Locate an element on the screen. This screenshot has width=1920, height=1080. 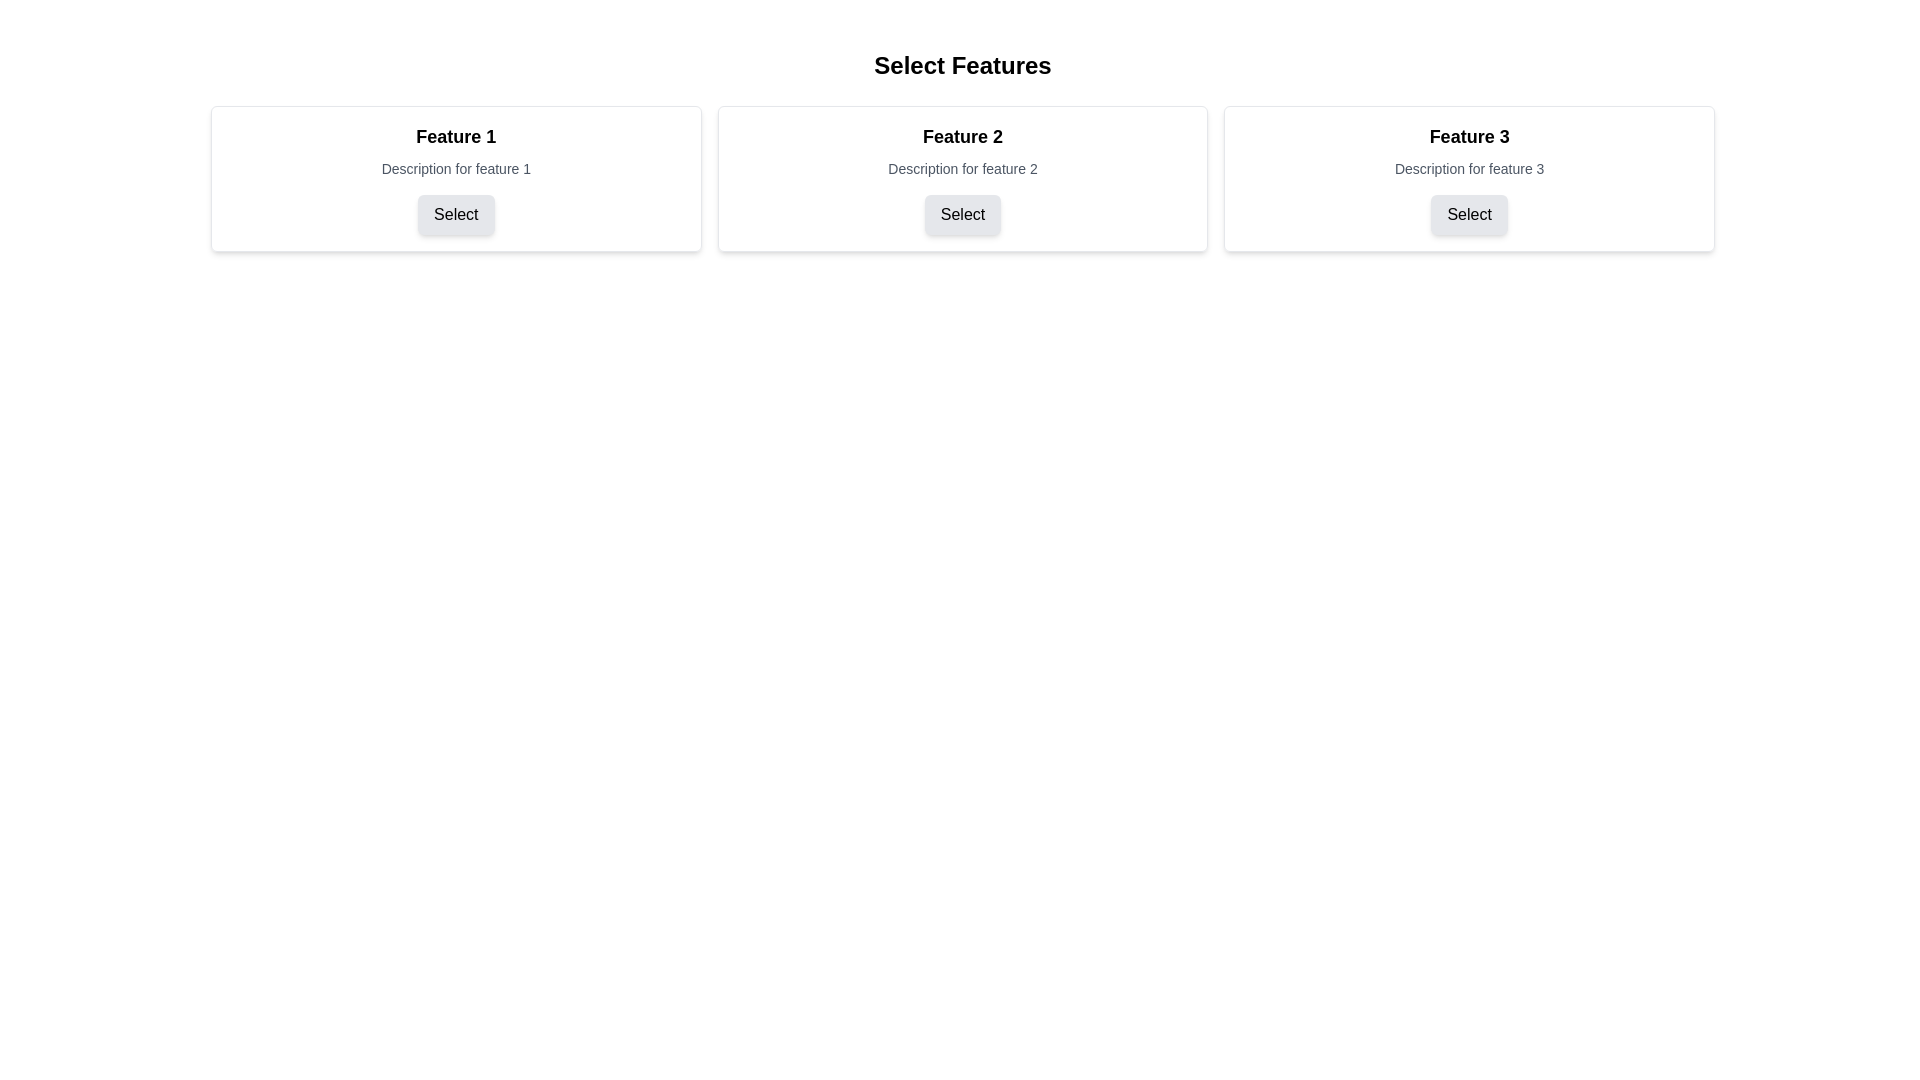
the button located at the bottom of the 'Feature 3' card is located at coordinates (1469, 215).